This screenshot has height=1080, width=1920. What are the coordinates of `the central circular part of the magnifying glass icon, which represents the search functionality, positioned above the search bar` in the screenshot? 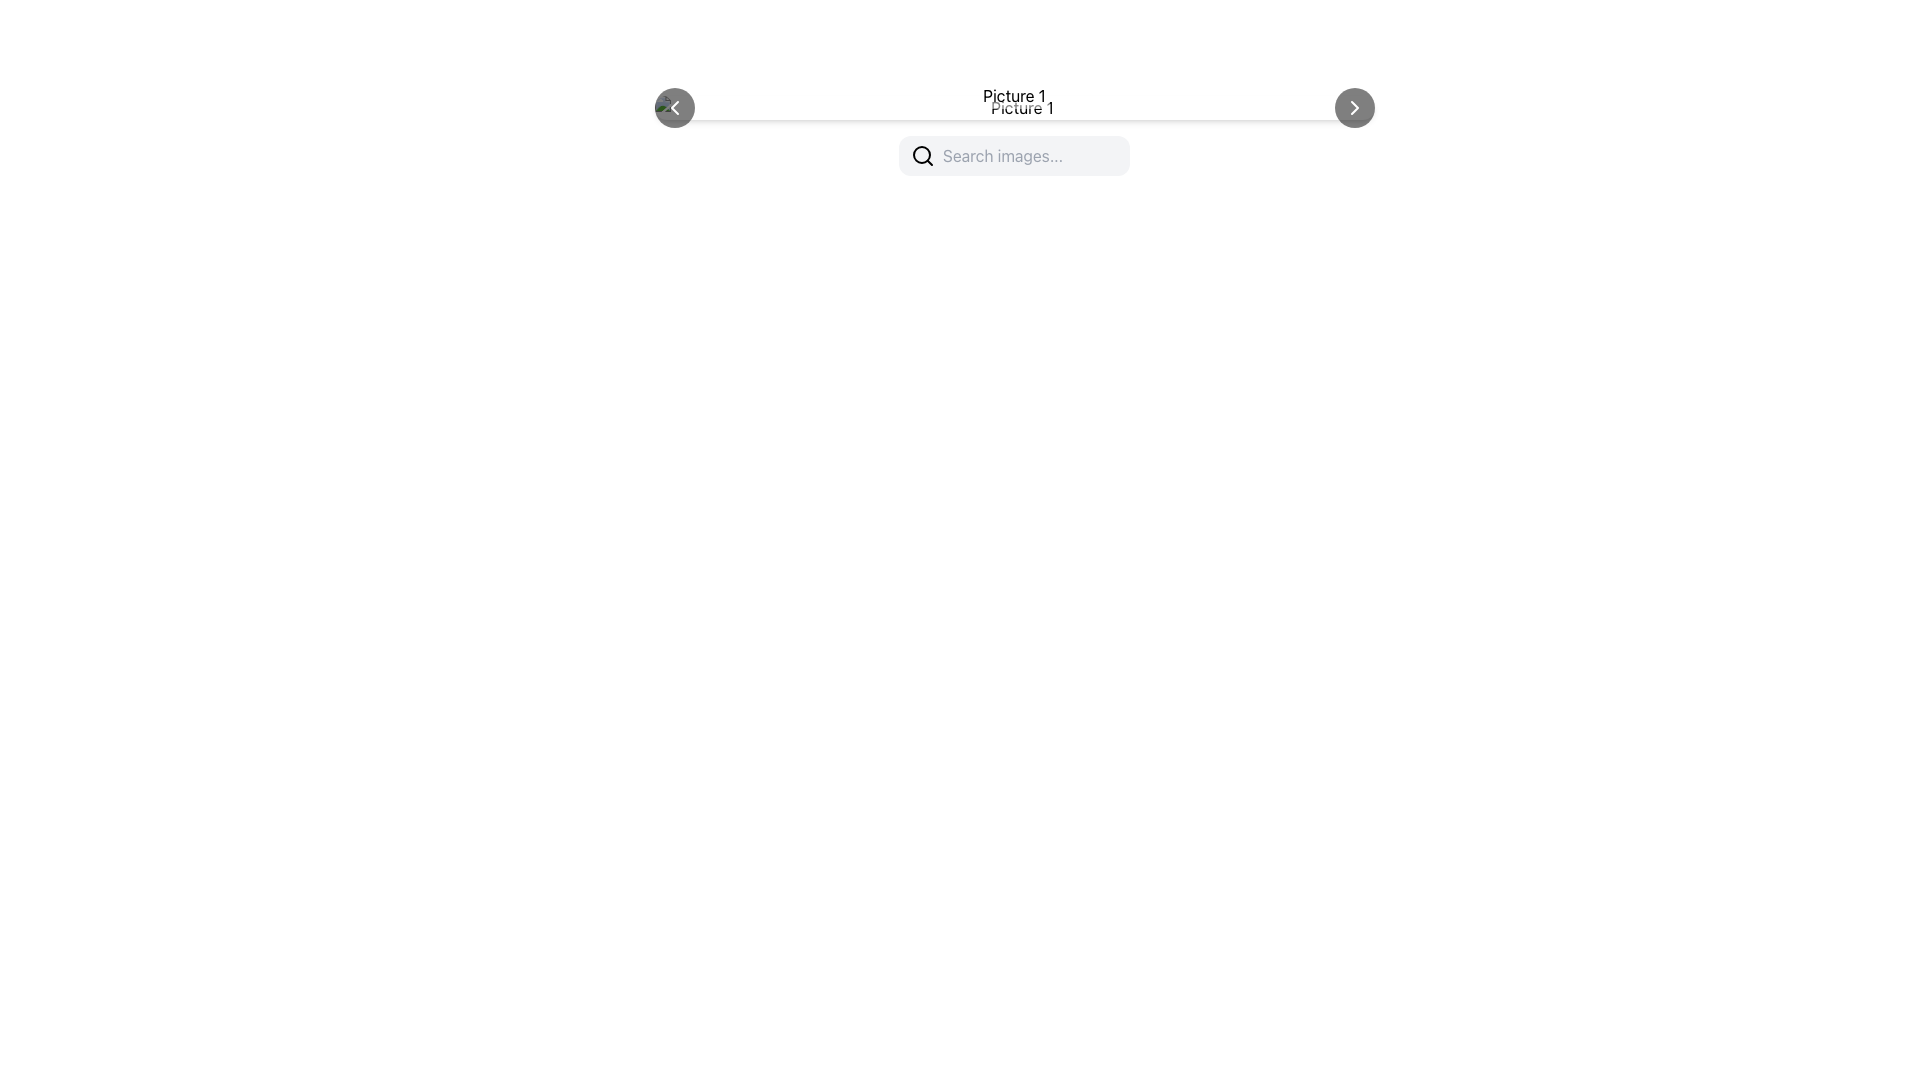 It's located at (920, 153).